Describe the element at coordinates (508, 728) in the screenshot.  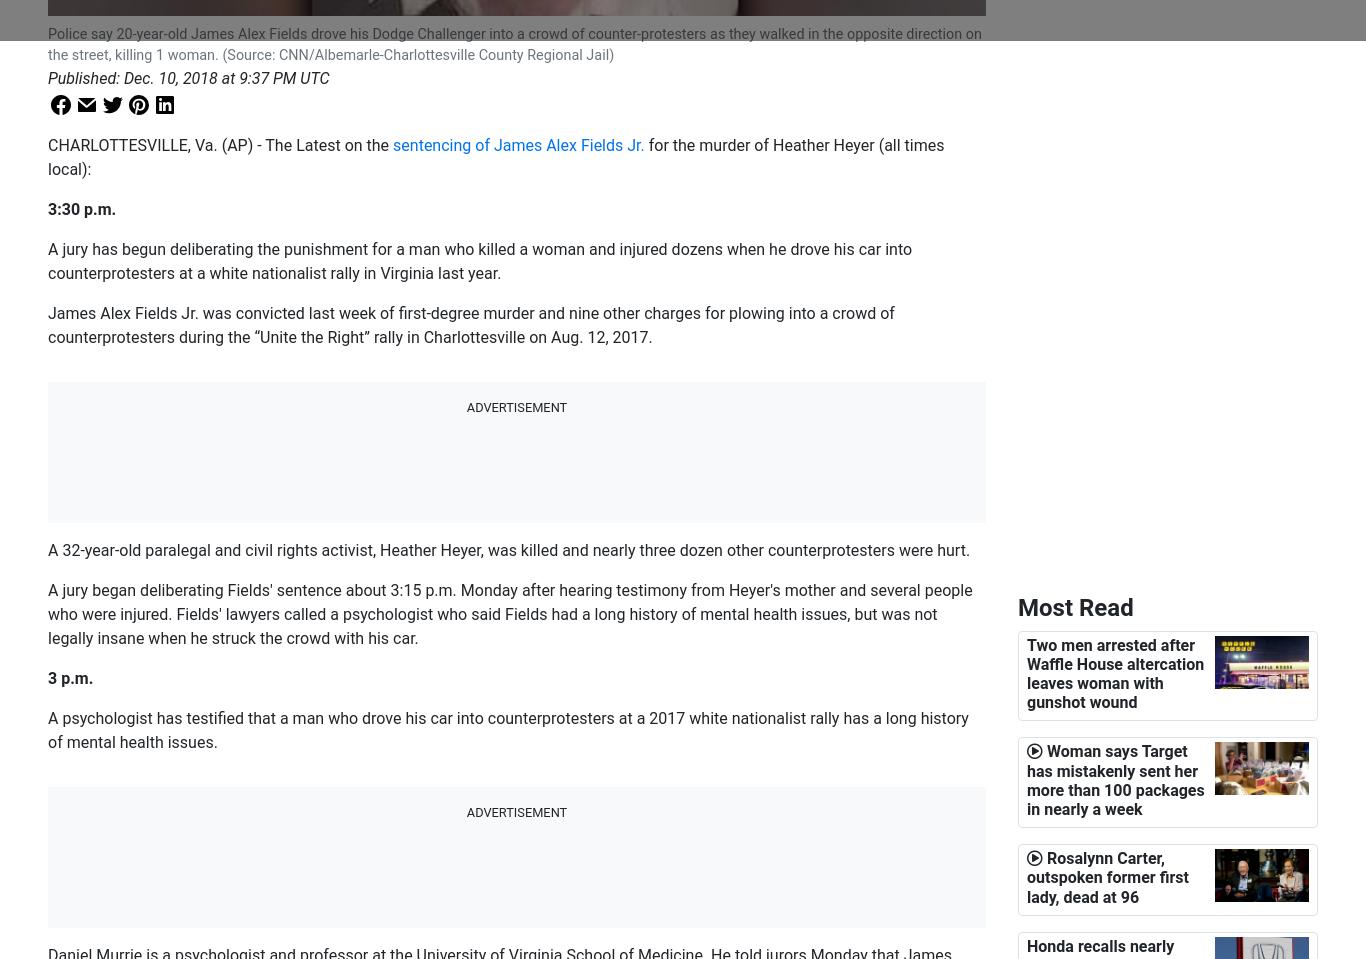
I see `'A psychologist has testified that a man who drove his car into counterprotesters at a 2017 white nationalist rally has a long history of mental health issues.'` at that location.